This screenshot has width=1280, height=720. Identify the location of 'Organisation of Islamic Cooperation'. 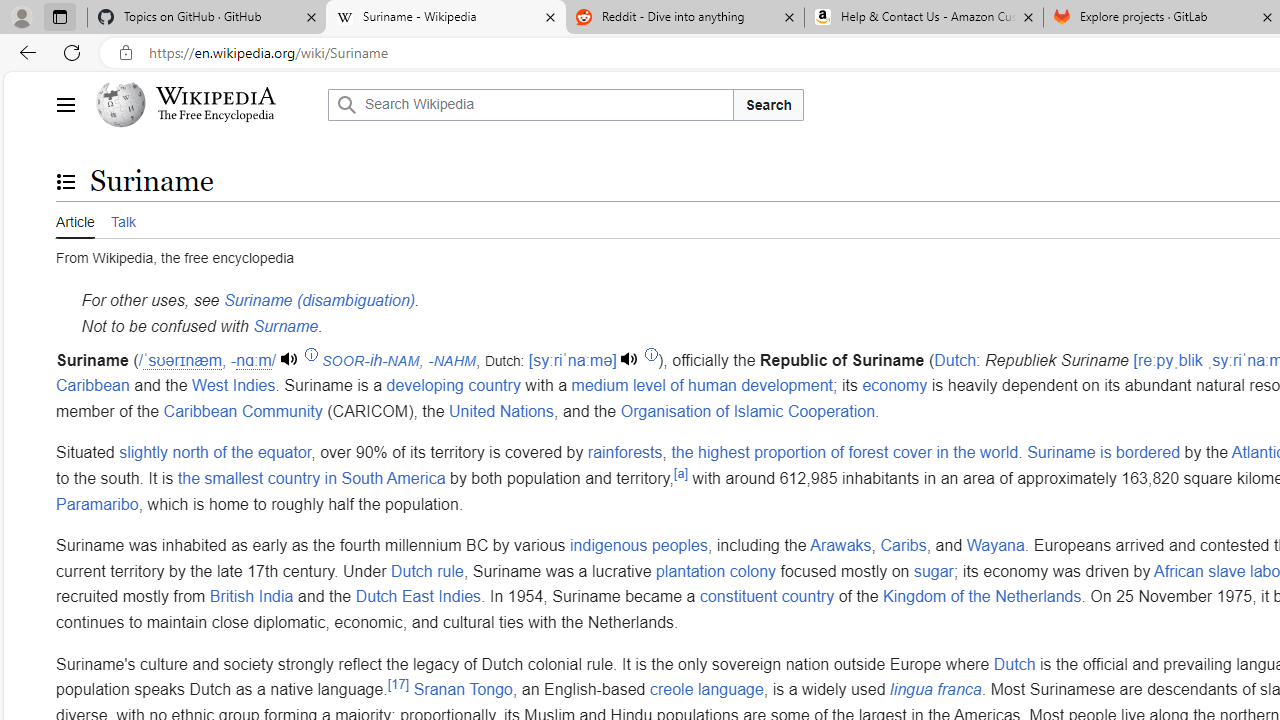
(746, 409).